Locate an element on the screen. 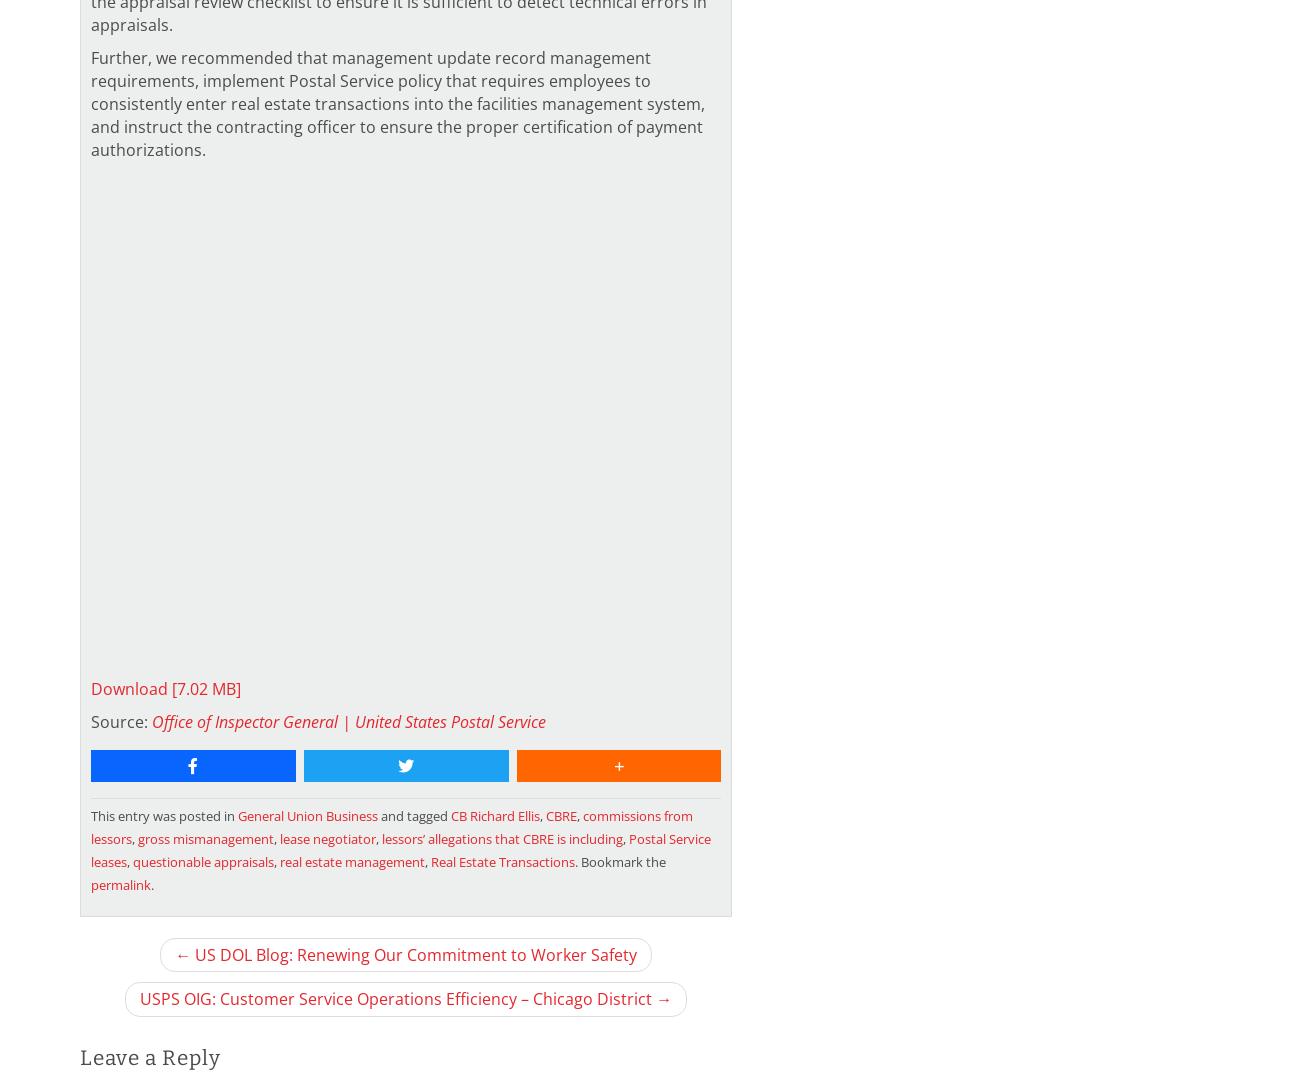 The height and width of the screenshot is (1077, 1300). 'questionable appraisals' is located at coordinates (131, 859).